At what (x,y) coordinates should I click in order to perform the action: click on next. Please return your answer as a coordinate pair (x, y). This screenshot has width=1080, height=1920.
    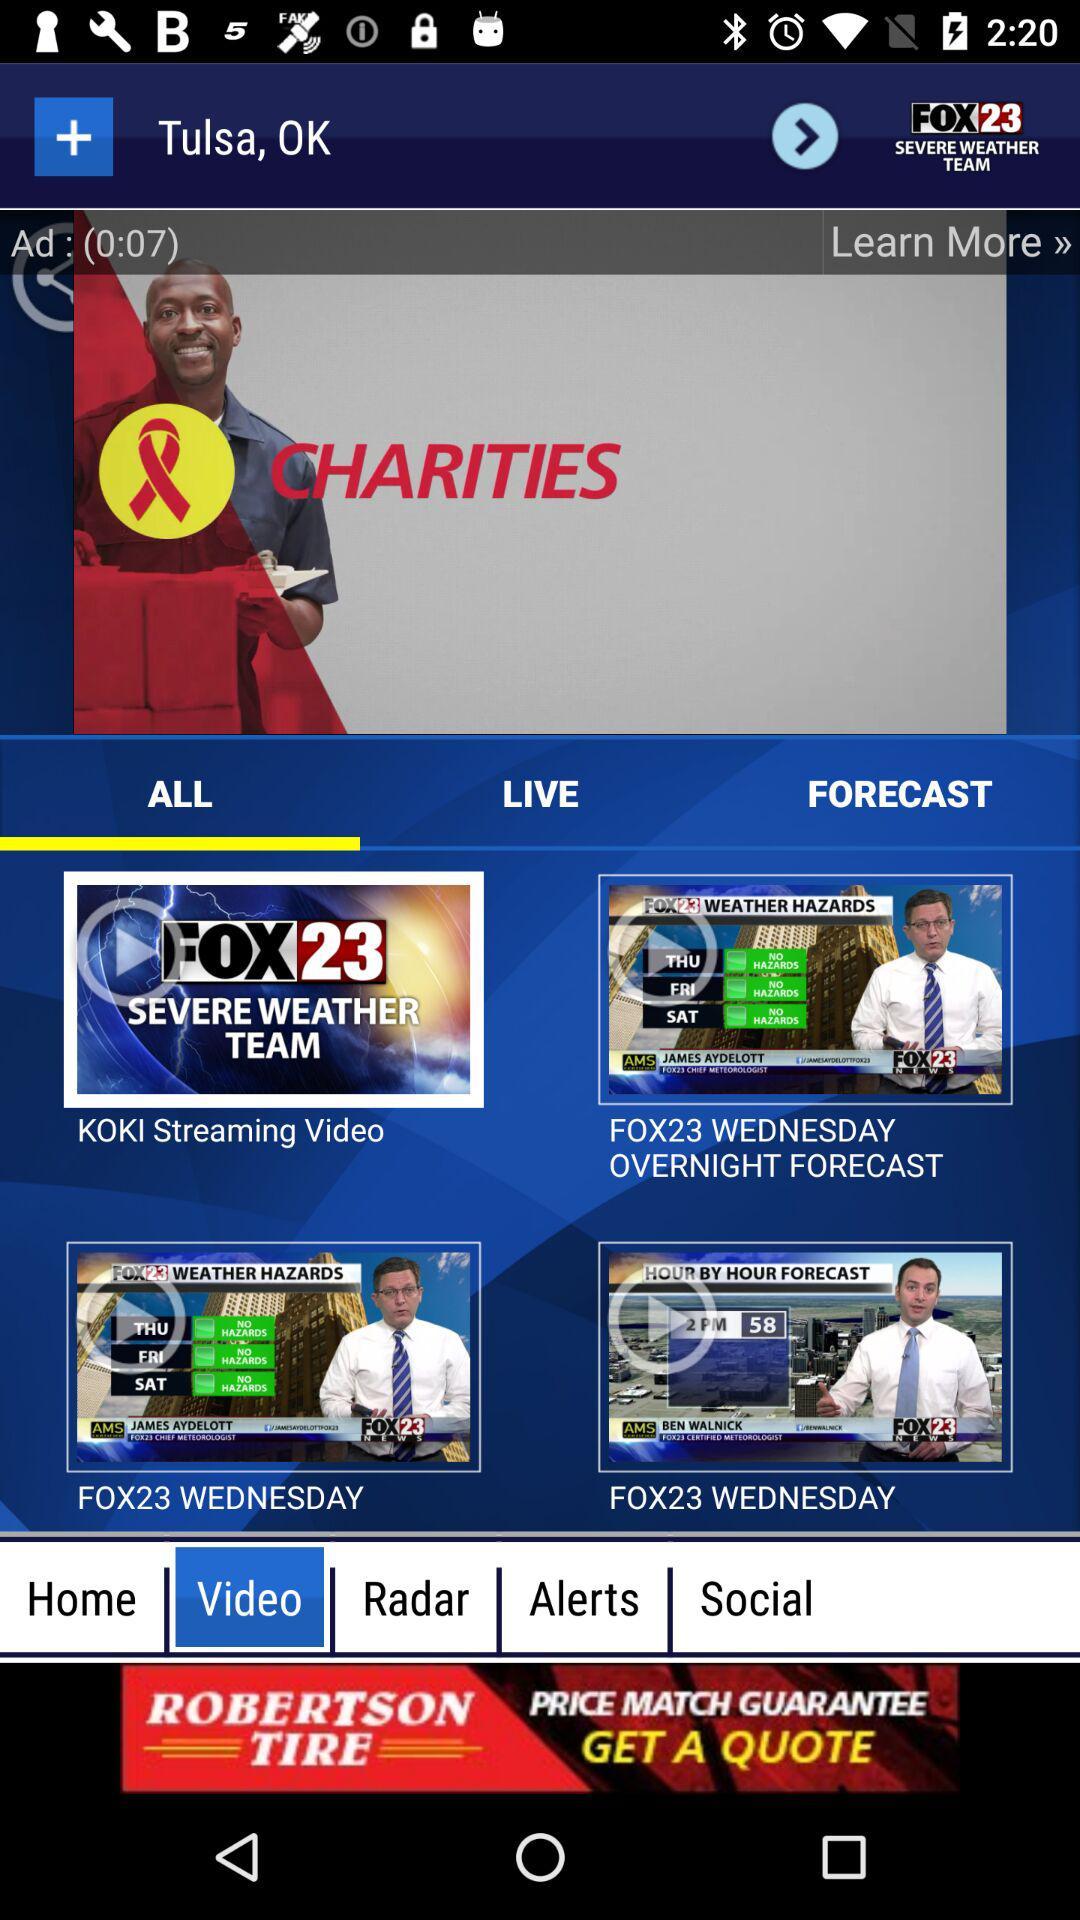
    Looking at the image, I should click on (804, 135).